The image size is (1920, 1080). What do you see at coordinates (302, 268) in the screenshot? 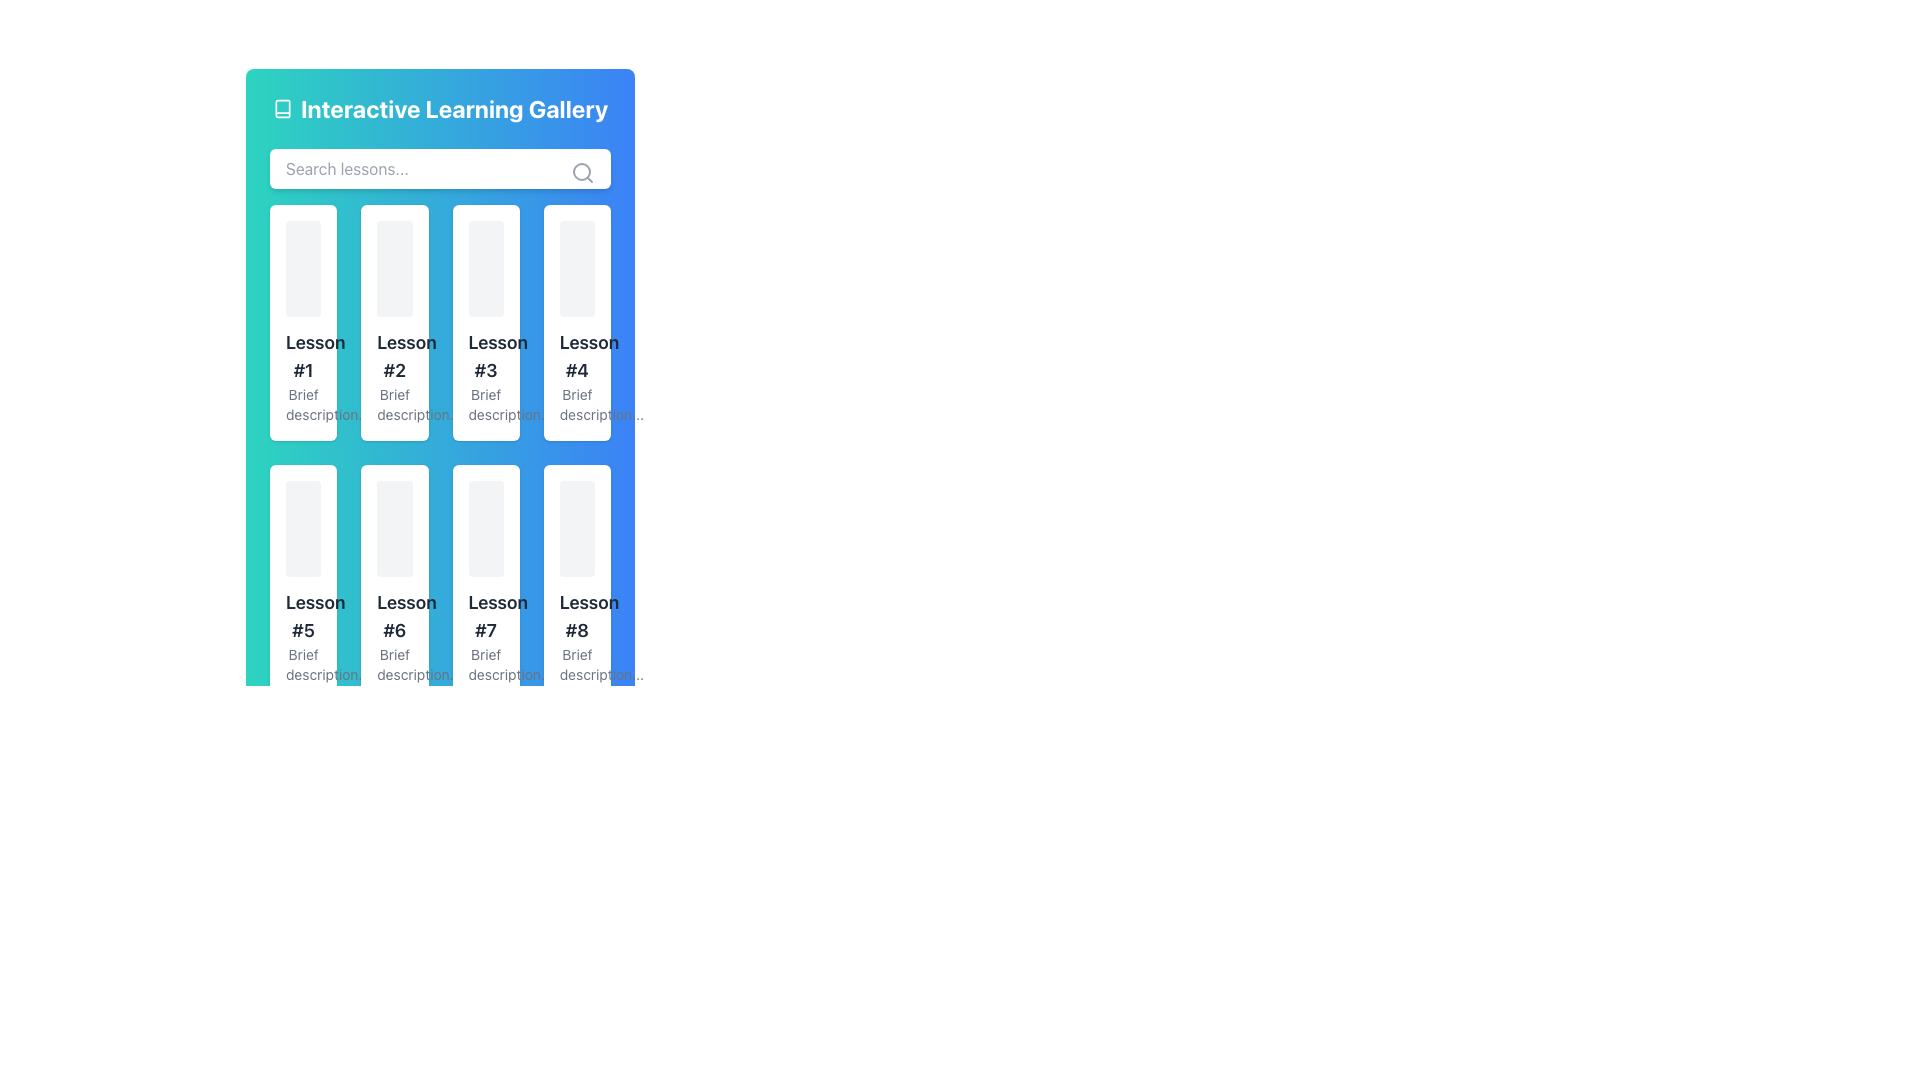
I see `the decorative placeholder or visual banner located at the top of the 'Lesson #1' card in the upper left of the grid layout` at bounding box center [302, 268].